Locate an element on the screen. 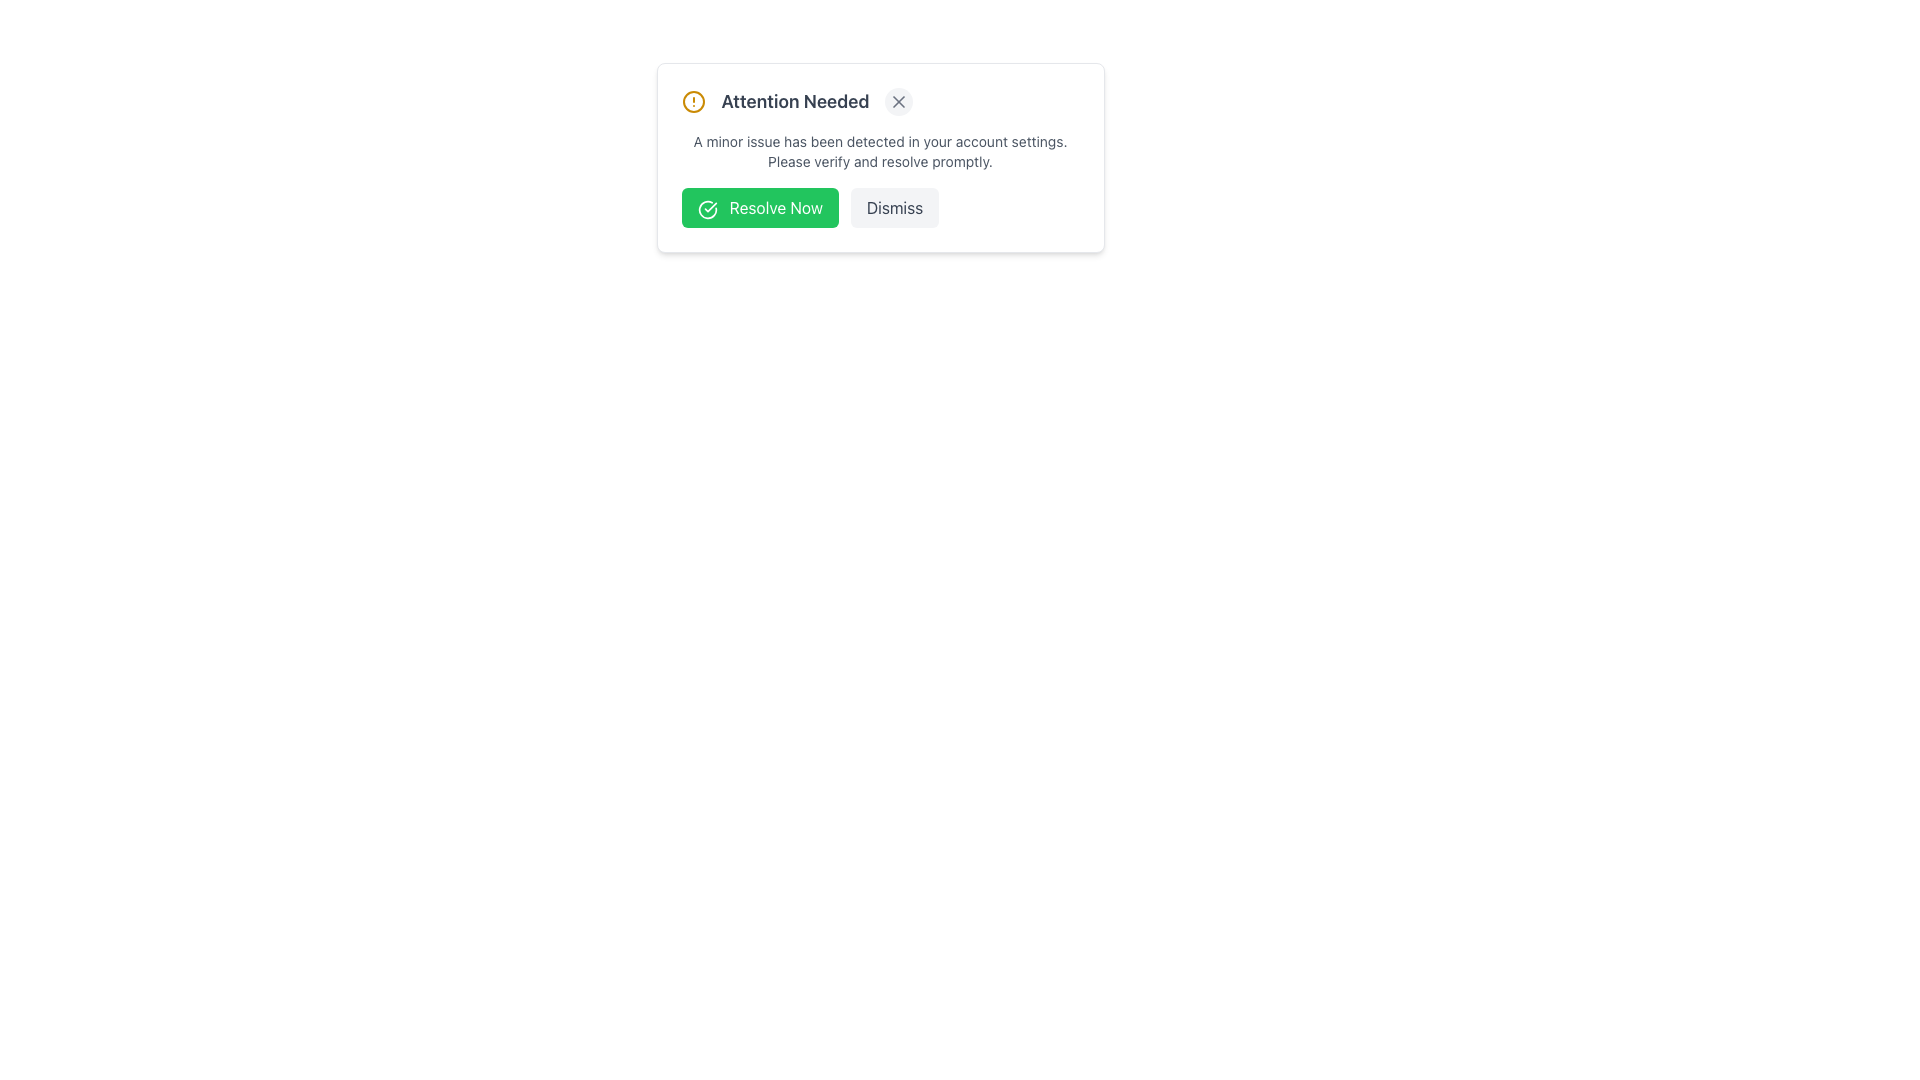 Image resolution: width=1920 pixels, height=1080 pixels. the text block displaying a minor issue with account settings, styled in a small gray font, located below the 'Attention Needed' title and above the 'Resolve Now' and 'Dismiss' buttons is located at coordinates (880, 150).